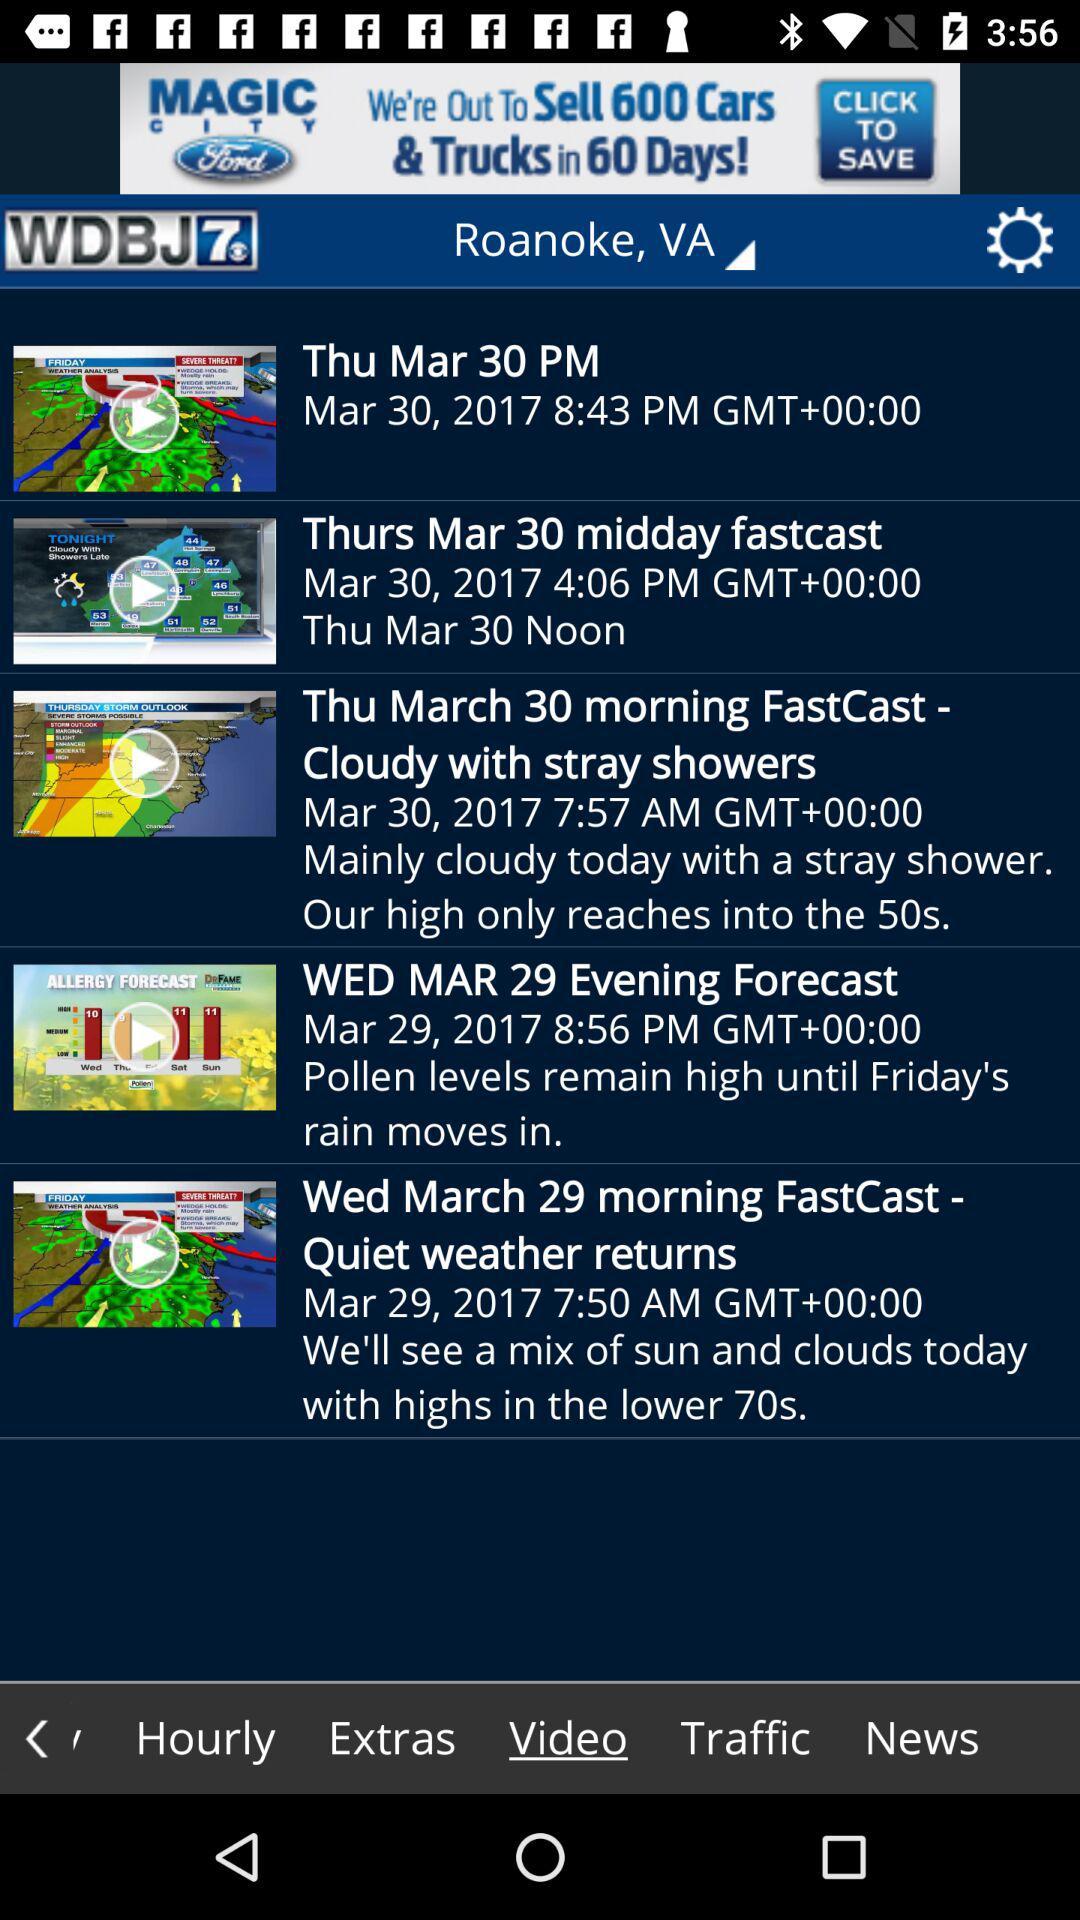 Image resolution: width=1080 pixels, height=1920 pixels. I want to click on the arrow_backward icon, so click(36, 1737).